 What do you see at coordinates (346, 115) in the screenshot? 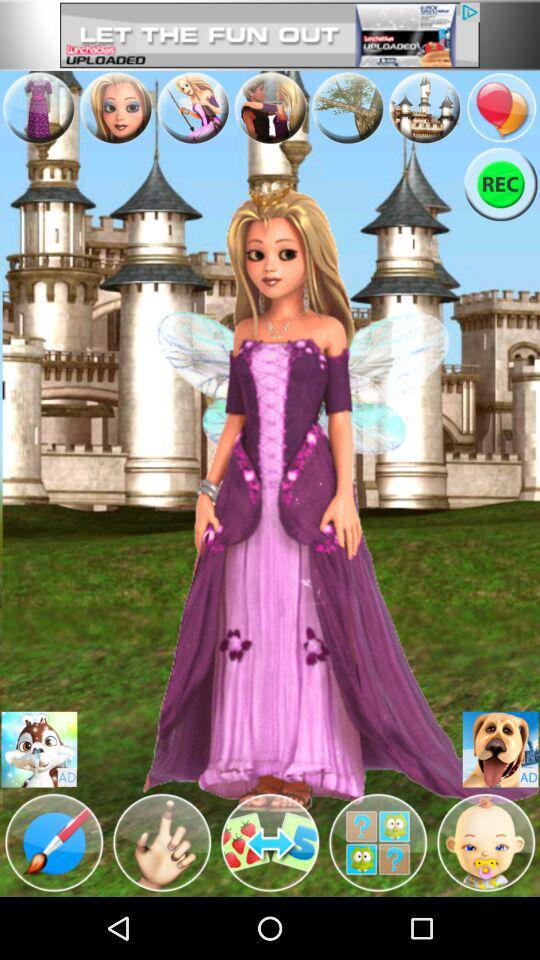
I see `the avatar icon` at bounding box center [346, 115].